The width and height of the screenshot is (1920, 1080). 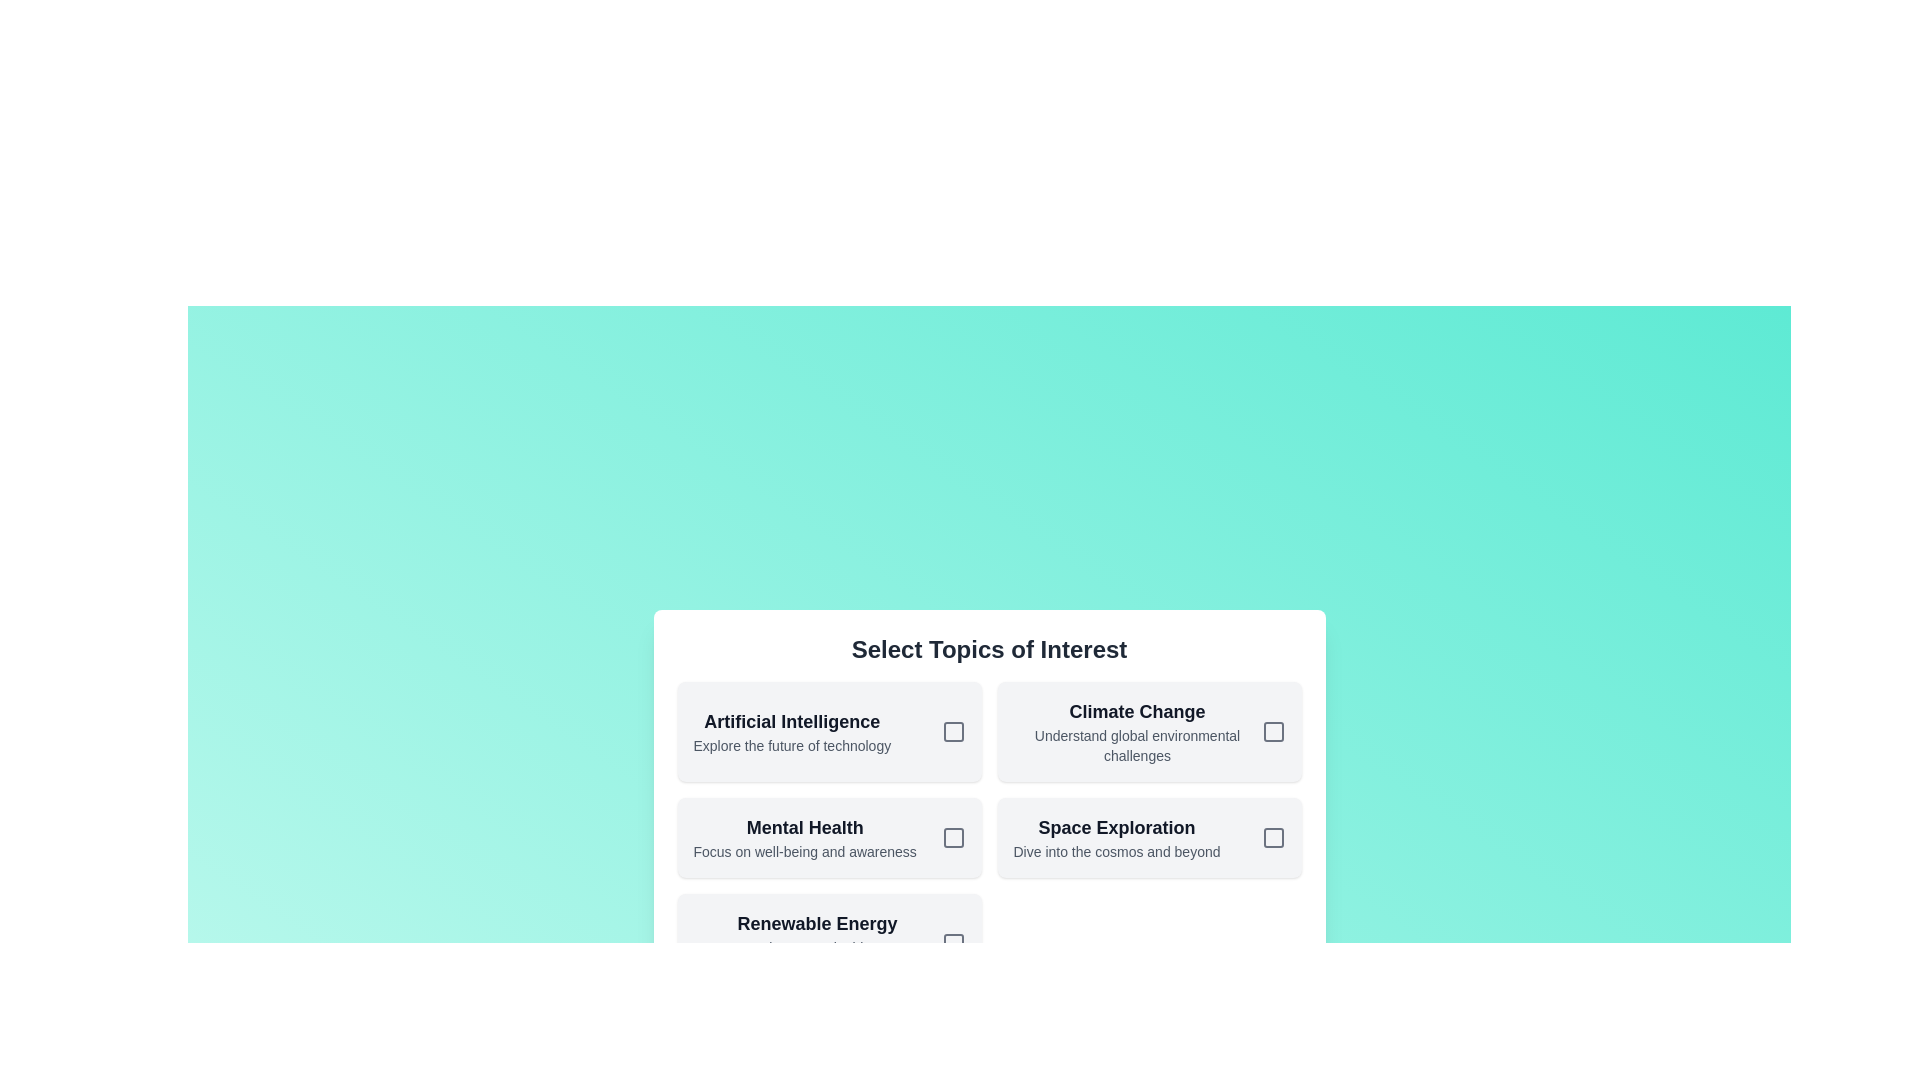 What do you see at coordinates (1149, 732) in the screenshot?
I see `the card representing the topic Climate Change` at bounding box center [1149, 732].